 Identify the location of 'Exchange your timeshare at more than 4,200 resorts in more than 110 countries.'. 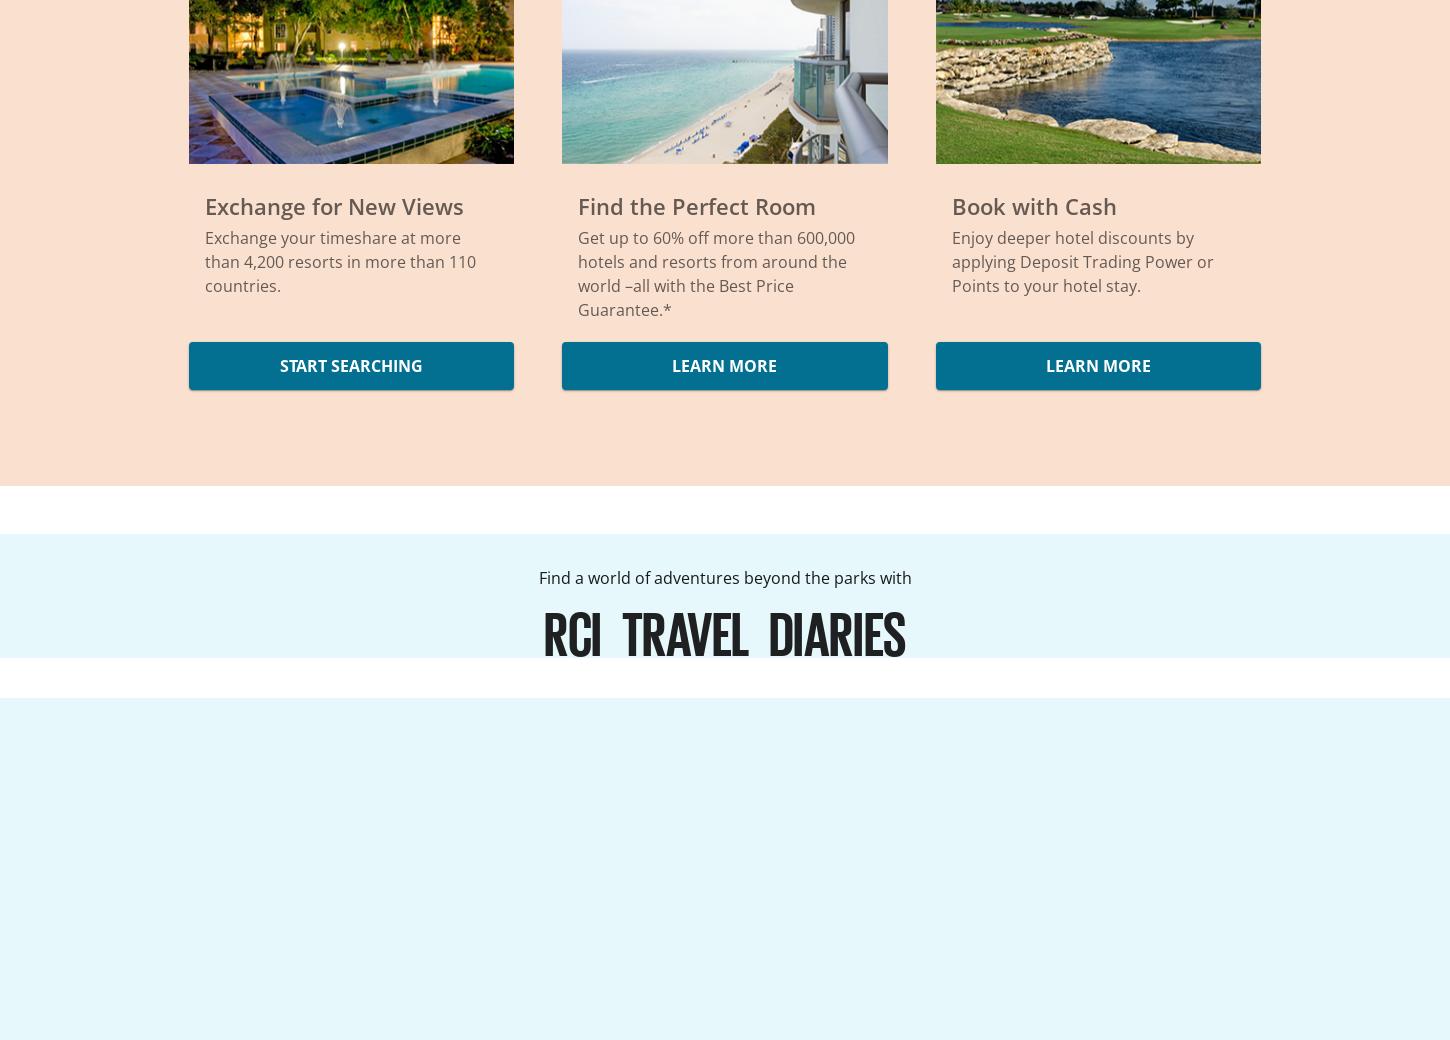
(340, 260).